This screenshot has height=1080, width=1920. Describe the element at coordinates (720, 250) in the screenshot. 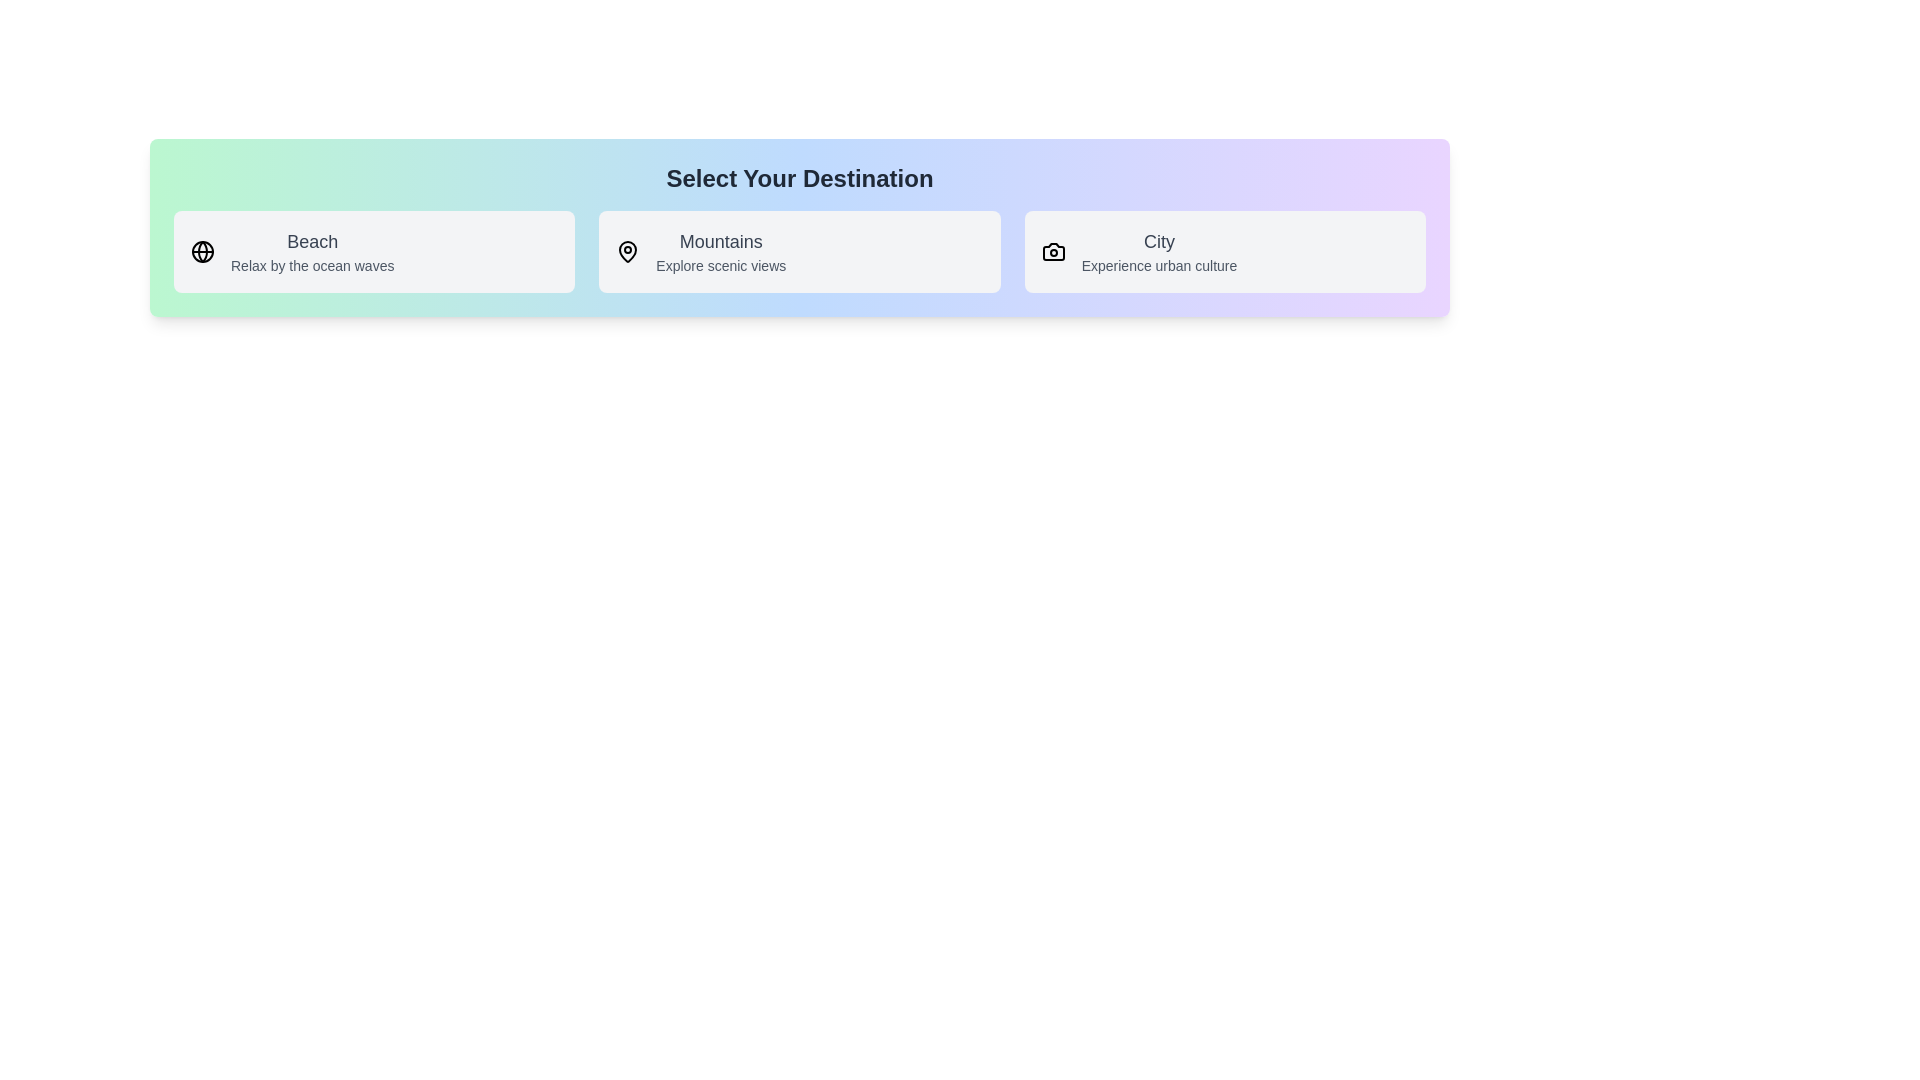

I see `the 'Mountains' text label, which is the second selectable panel in a row of three destination options, displaying 'Mountains' in bold dark gray and 'Explore scenic views' in light gray` at that location.